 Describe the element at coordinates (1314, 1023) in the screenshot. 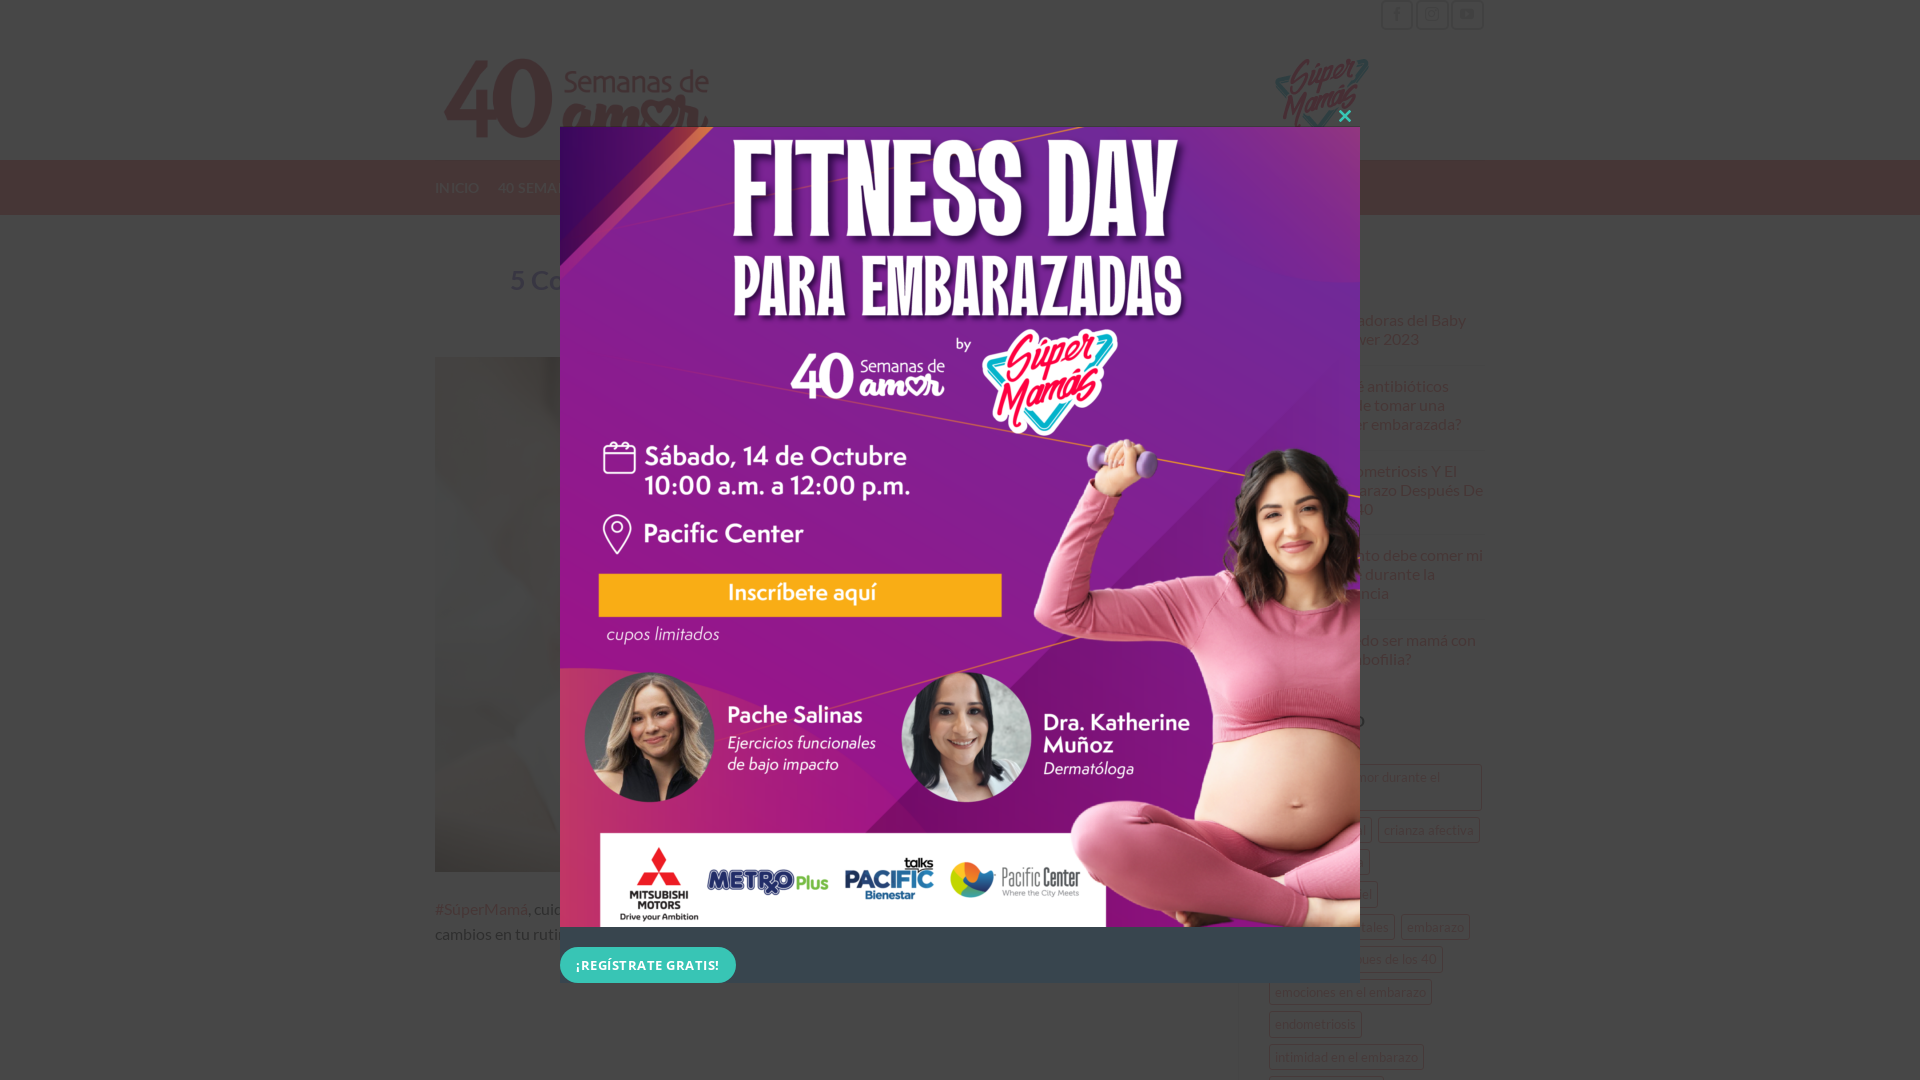

I see `'endometriosis'` at that location.